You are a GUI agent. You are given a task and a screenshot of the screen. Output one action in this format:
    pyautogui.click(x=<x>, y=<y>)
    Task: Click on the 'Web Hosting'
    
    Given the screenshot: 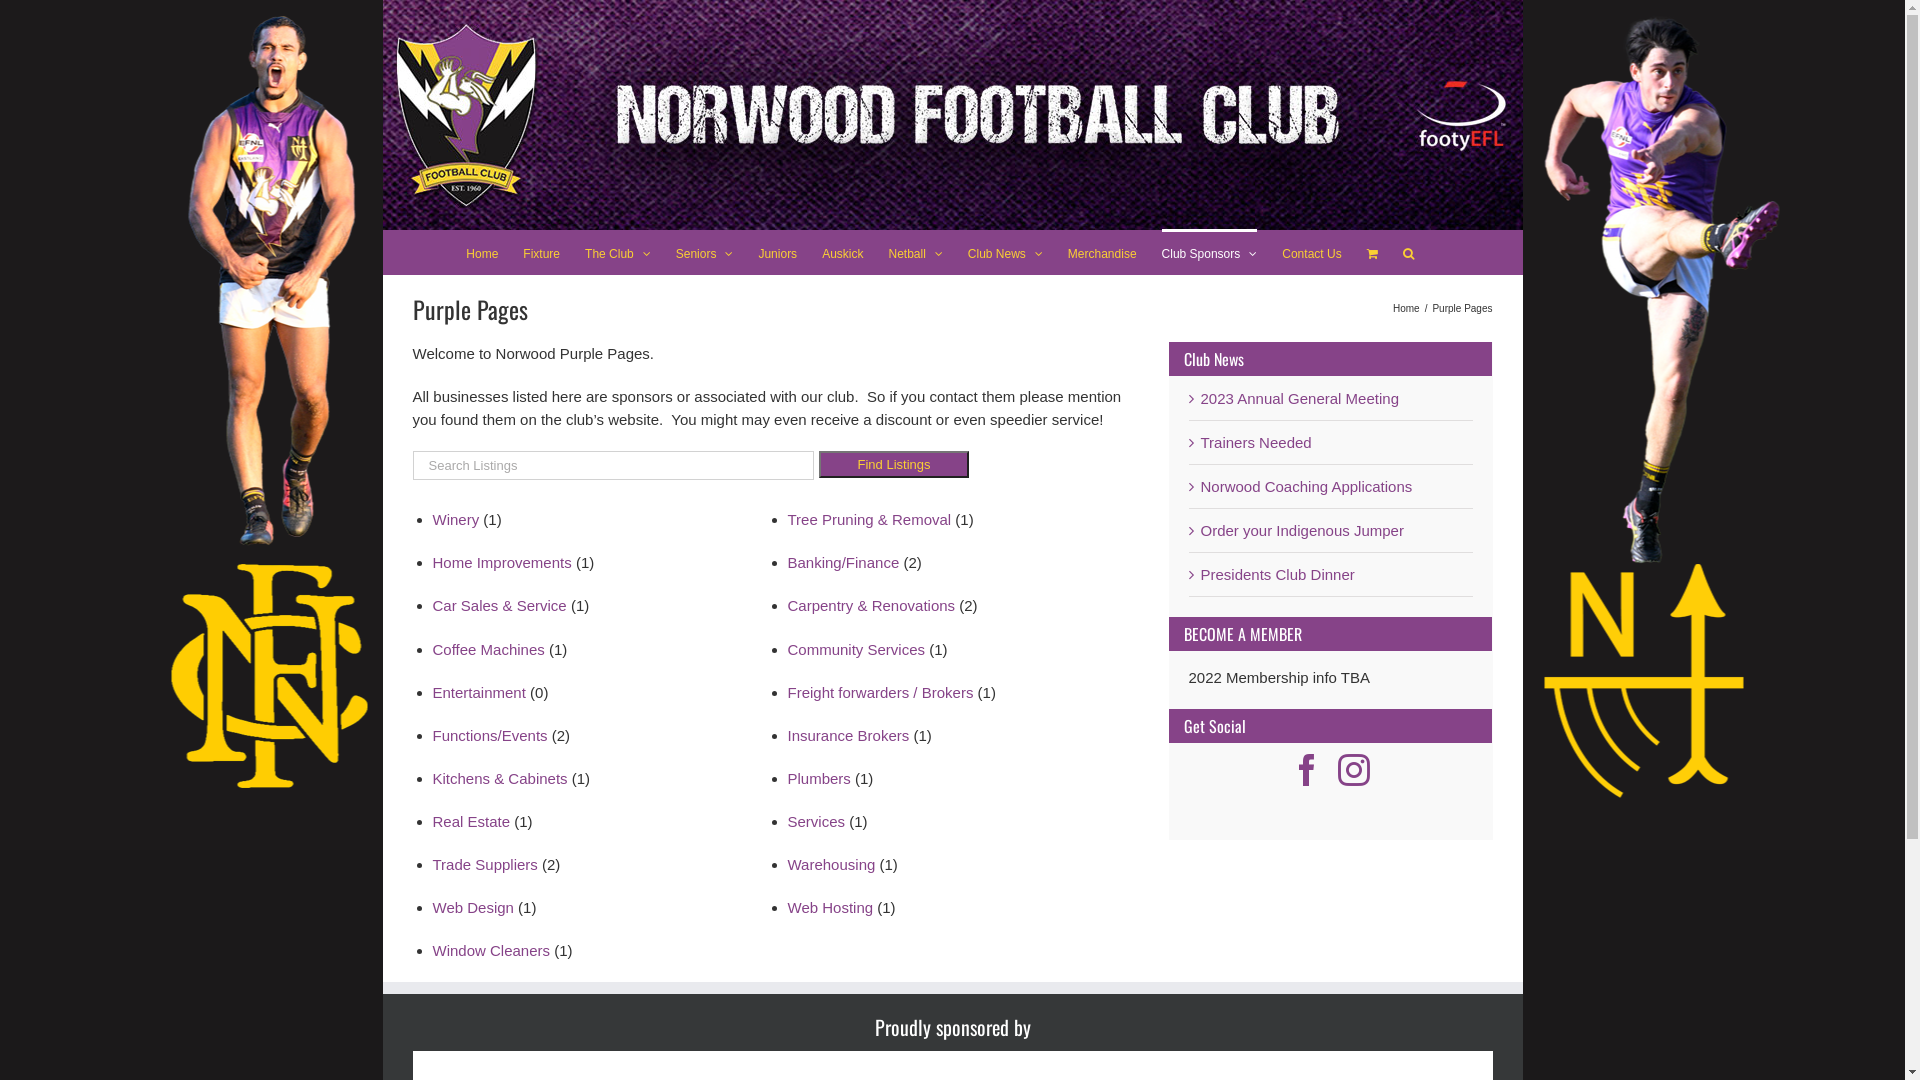 What is the action you would take?
    pyautogui.click(x=830, y=907)
    